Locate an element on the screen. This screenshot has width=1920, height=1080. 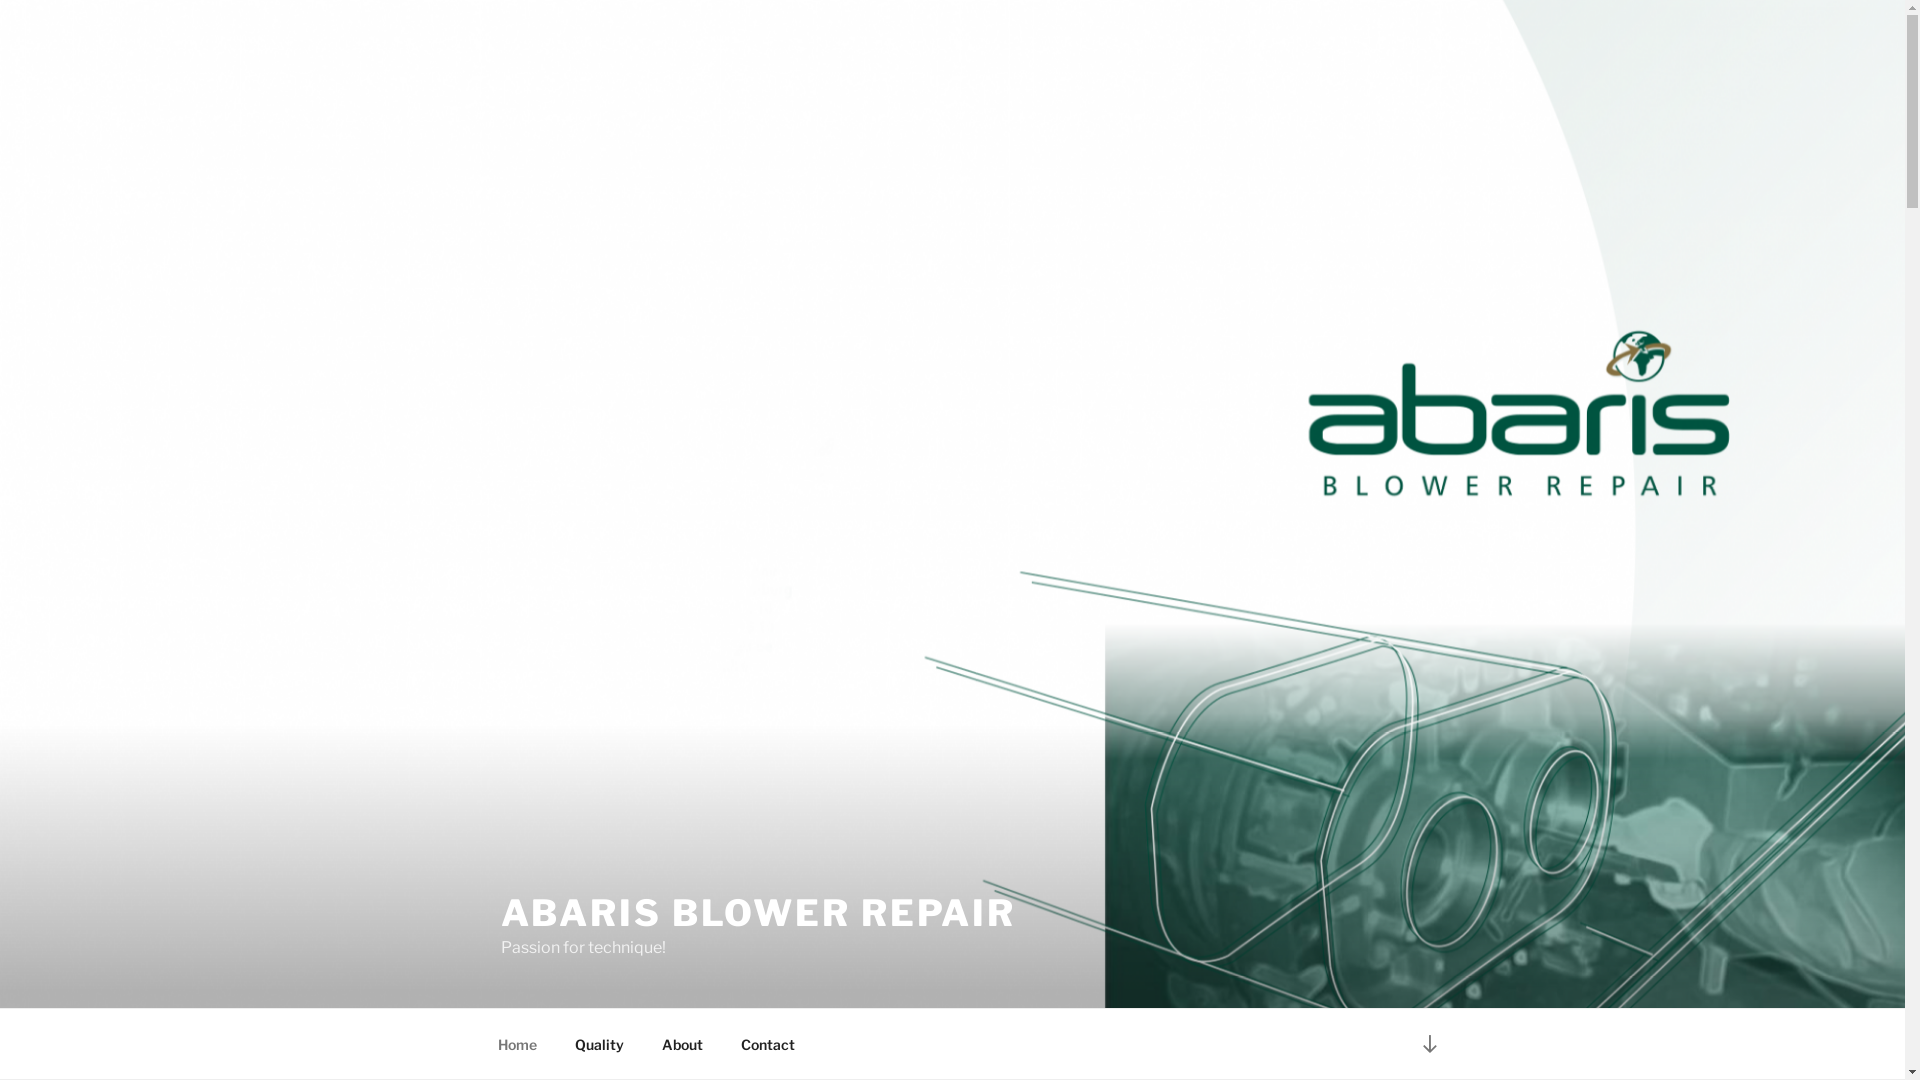
'Quality' is located at coordinates (599, 1043).